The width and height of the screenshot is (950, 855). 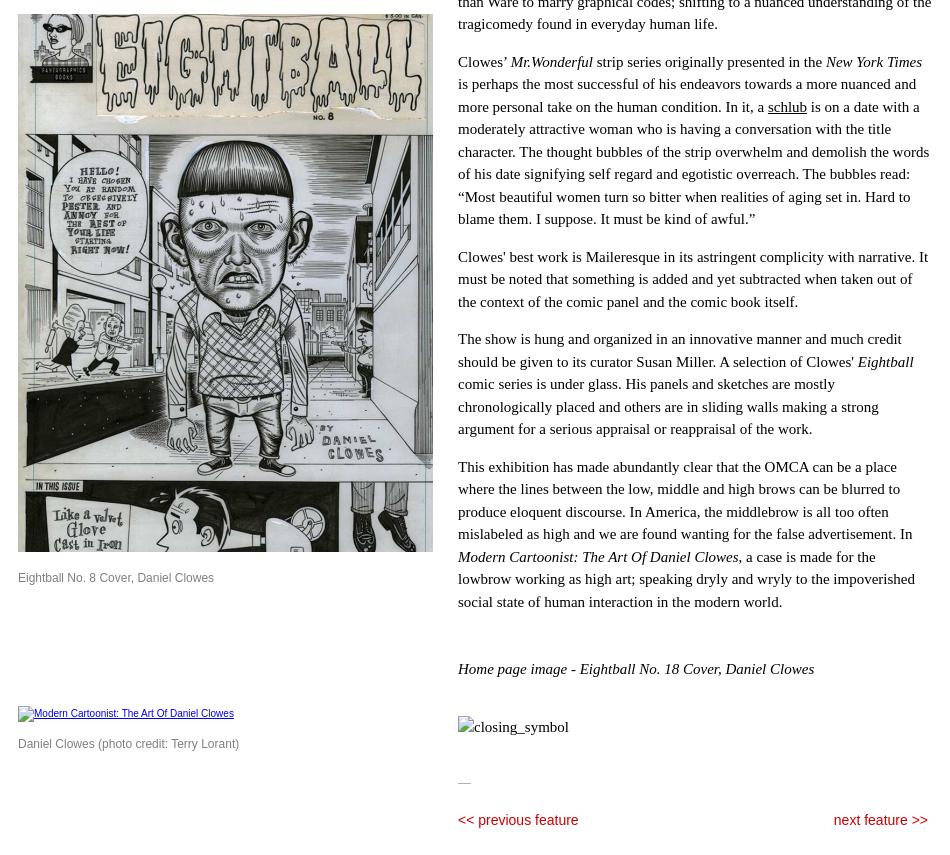 What do you see at coordinates (484, 59) in the screenshot?
I see `'Clowes’'` at bounding box center [484, 59].